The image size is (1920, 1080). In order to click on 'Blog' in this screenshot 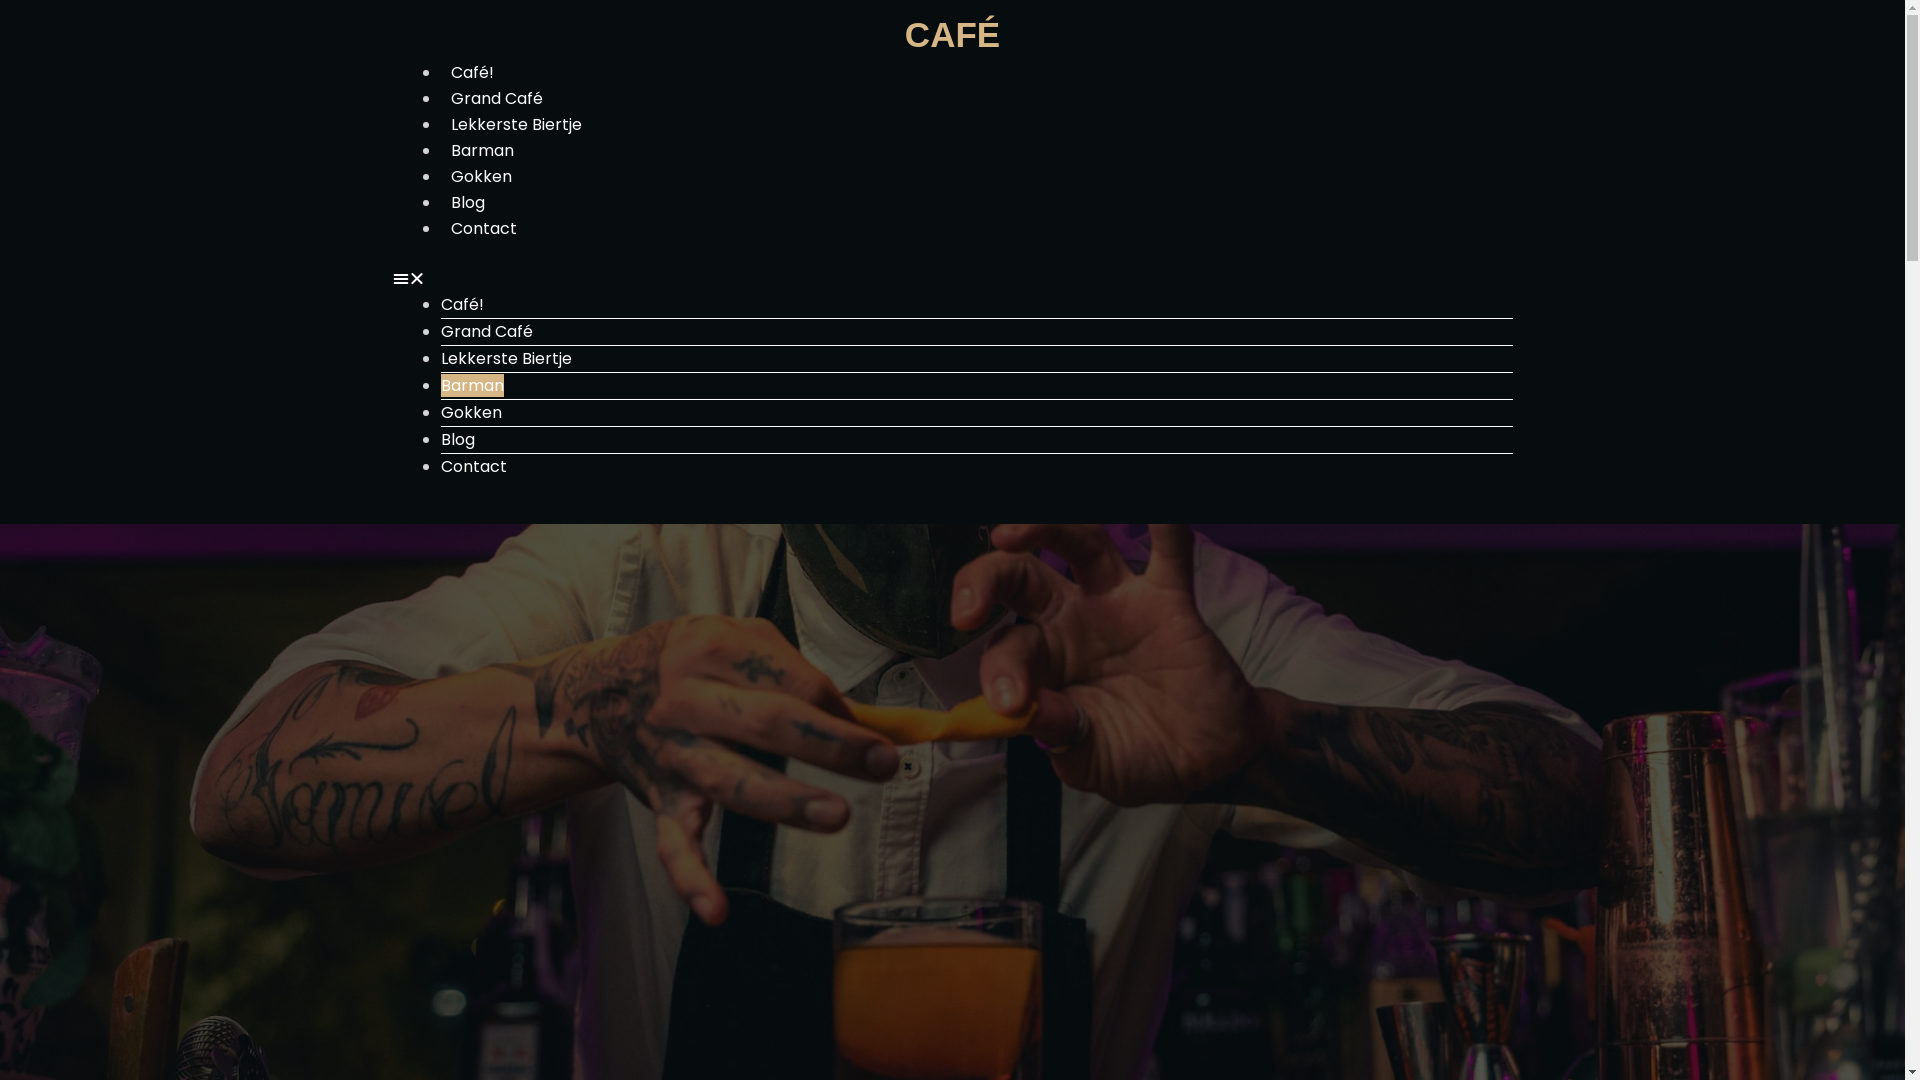, I will do `click(455, 438)`.